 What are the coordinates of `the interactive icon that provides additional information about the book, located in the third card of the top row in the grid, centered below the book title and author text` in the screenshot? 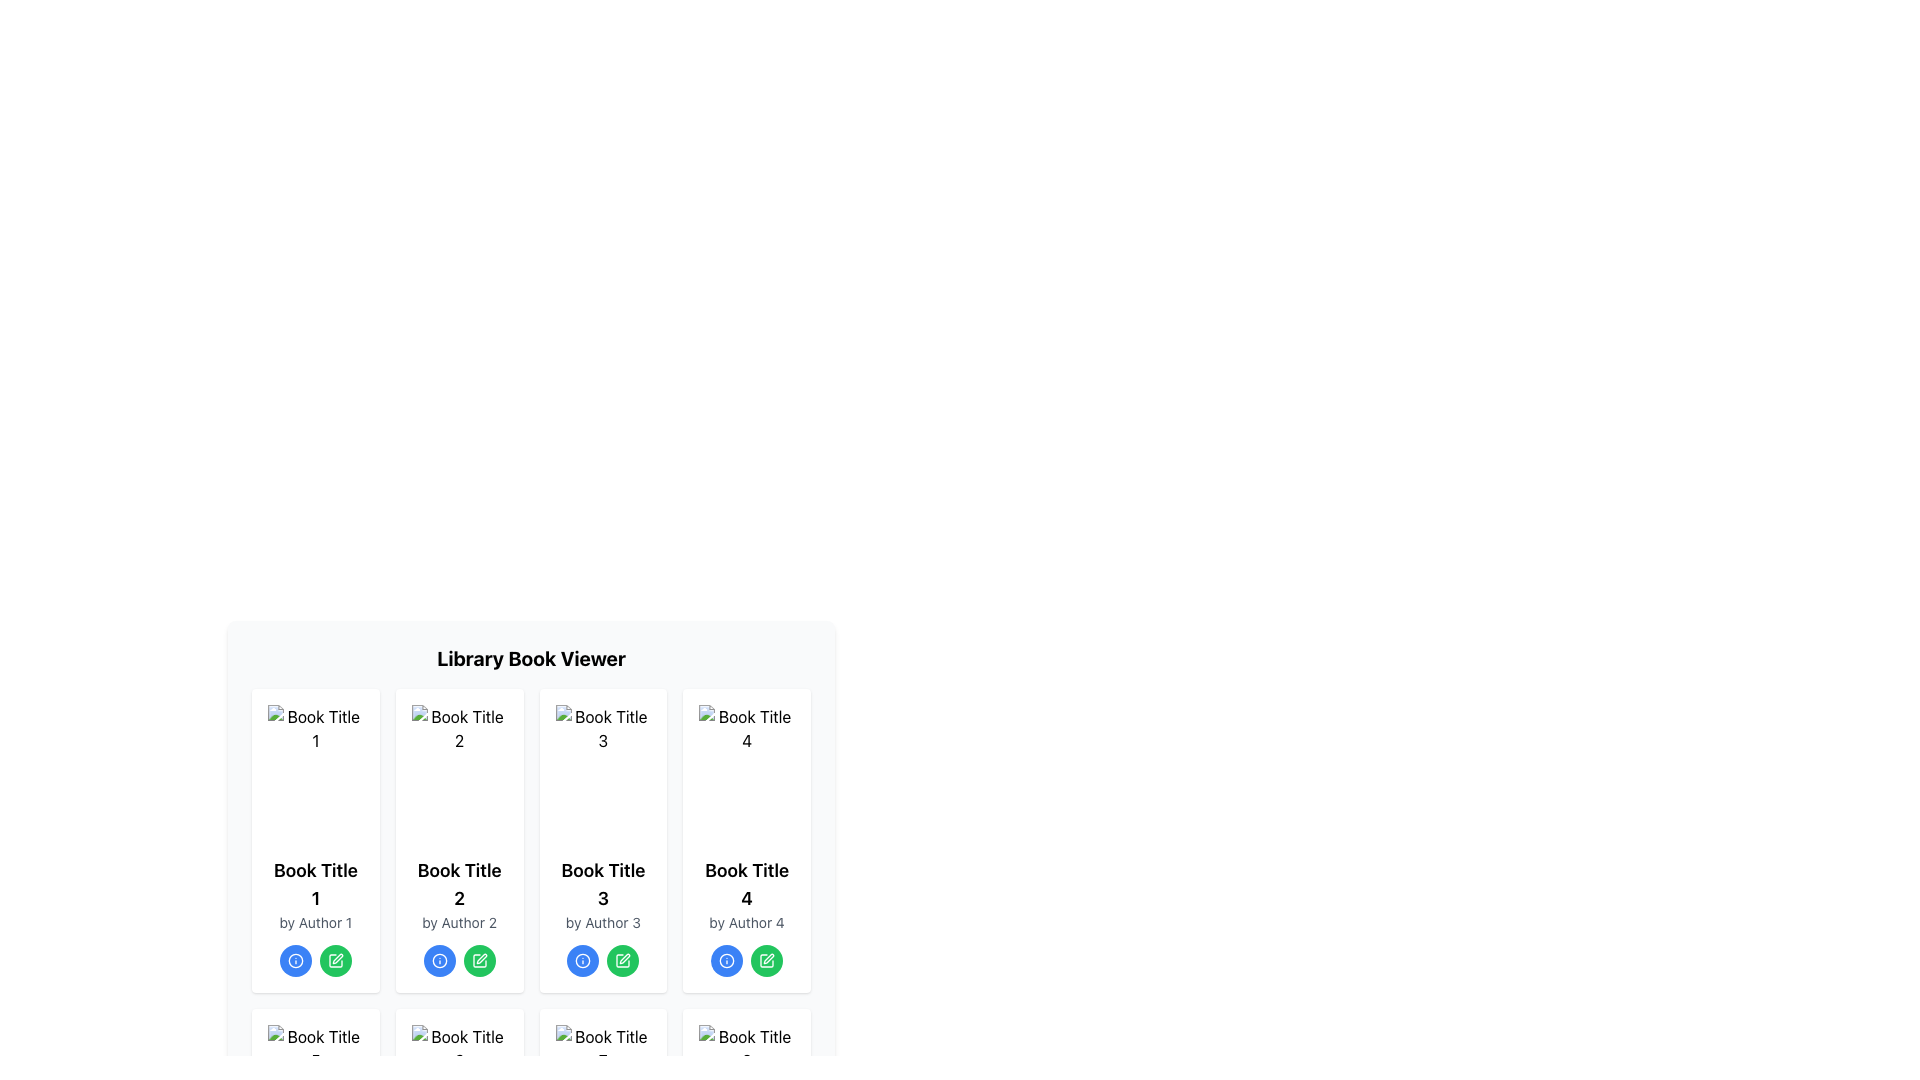 It's located at (582, 959).